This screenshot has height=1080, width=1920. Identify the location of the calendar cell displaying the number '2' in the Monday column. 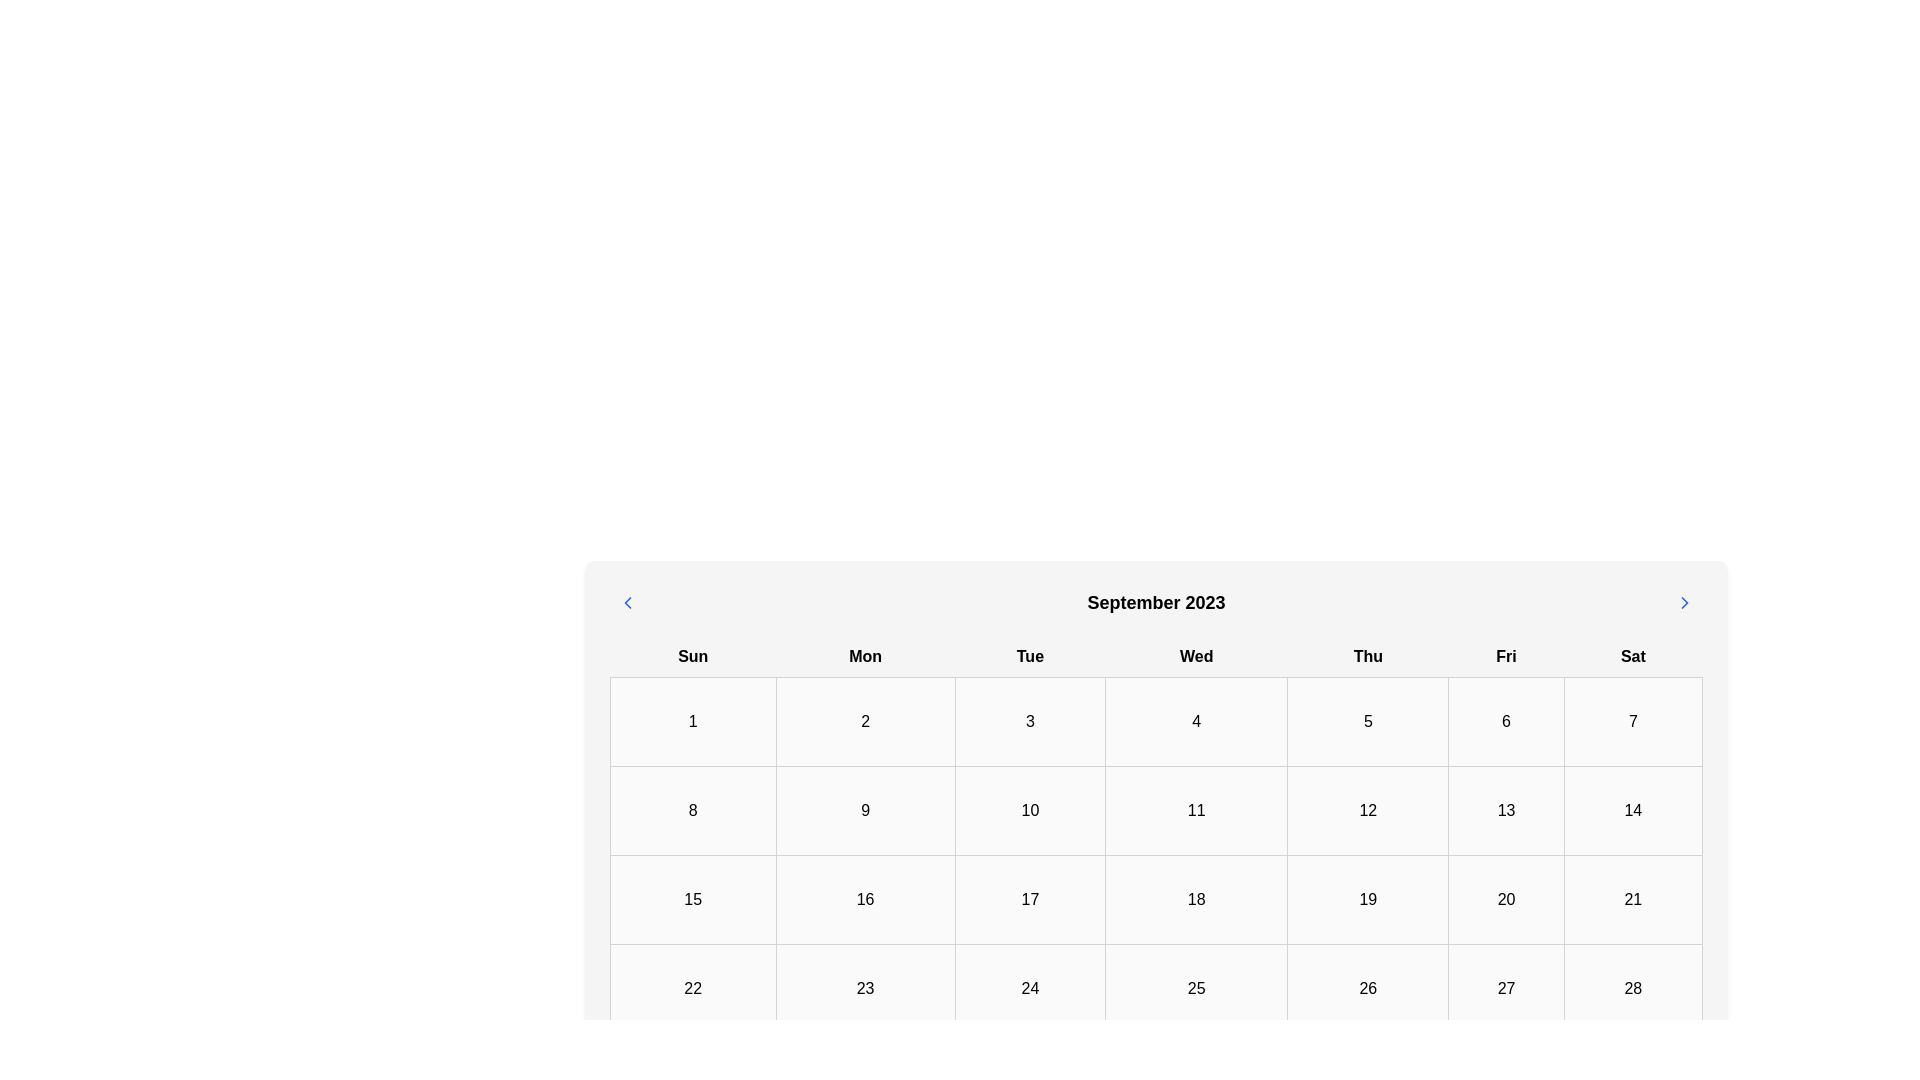
(865, 721).